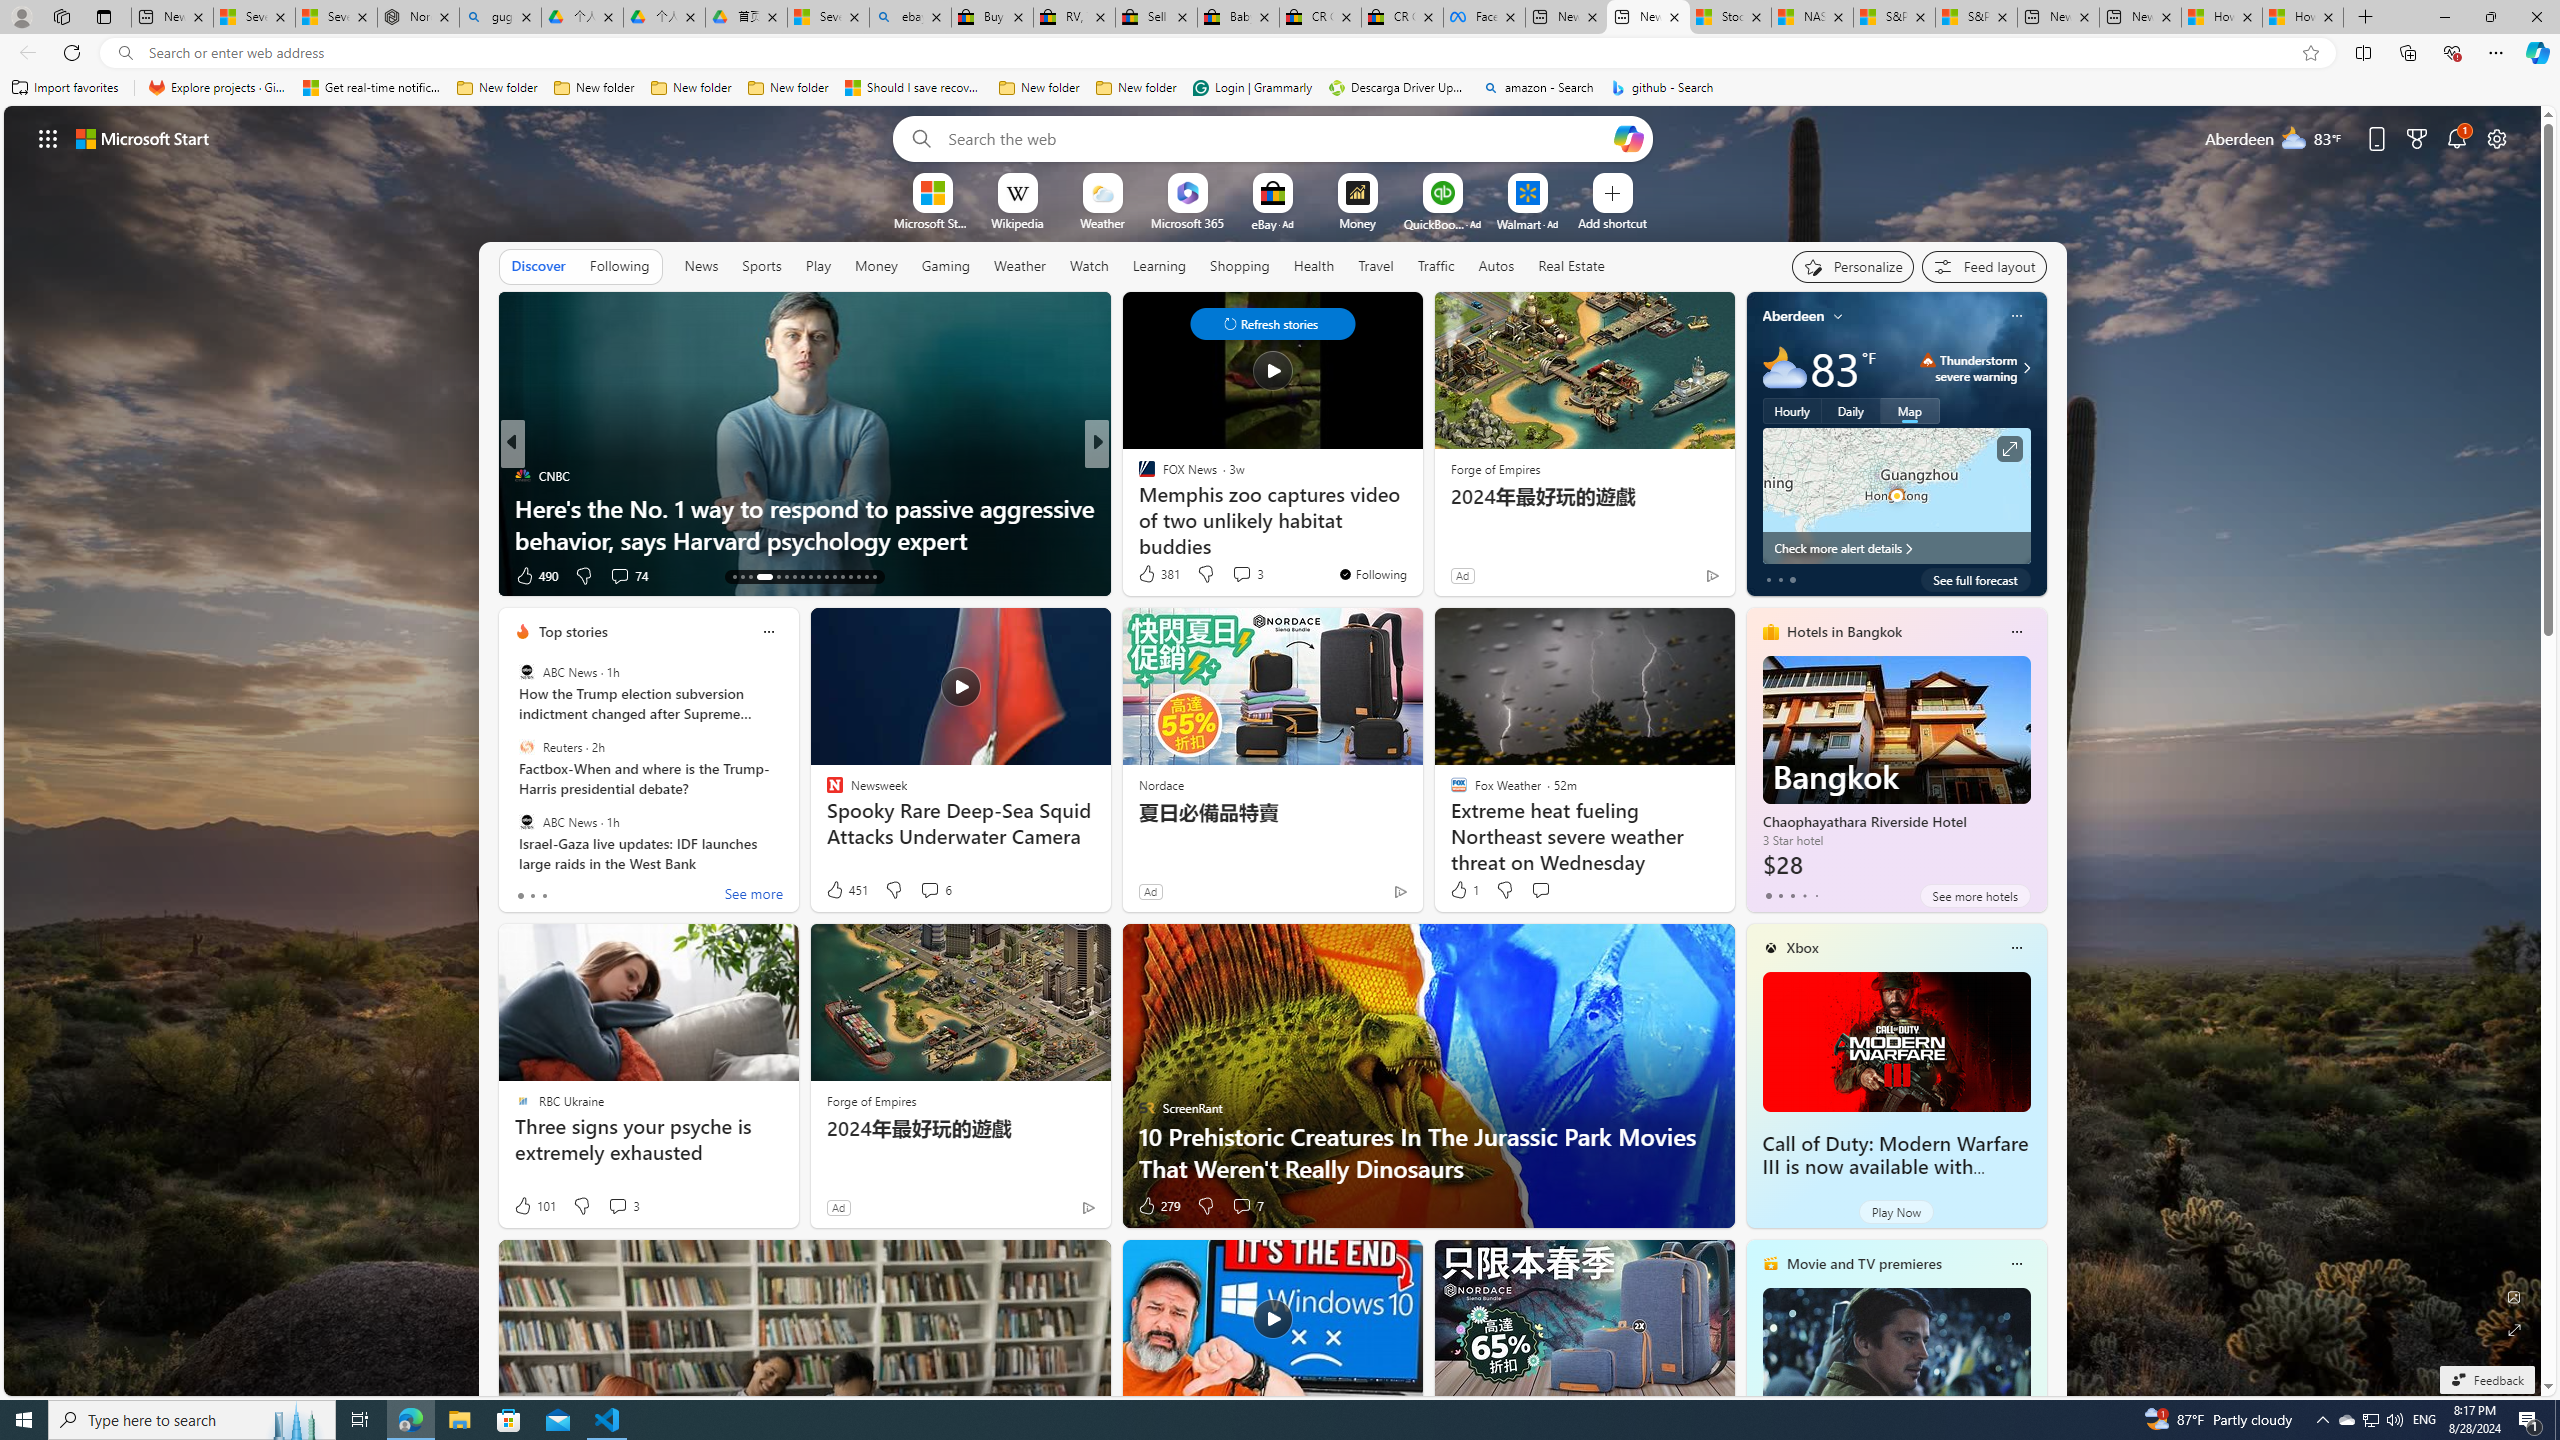  I want to click on 'View comments 6 Comment', so click(934, 888).